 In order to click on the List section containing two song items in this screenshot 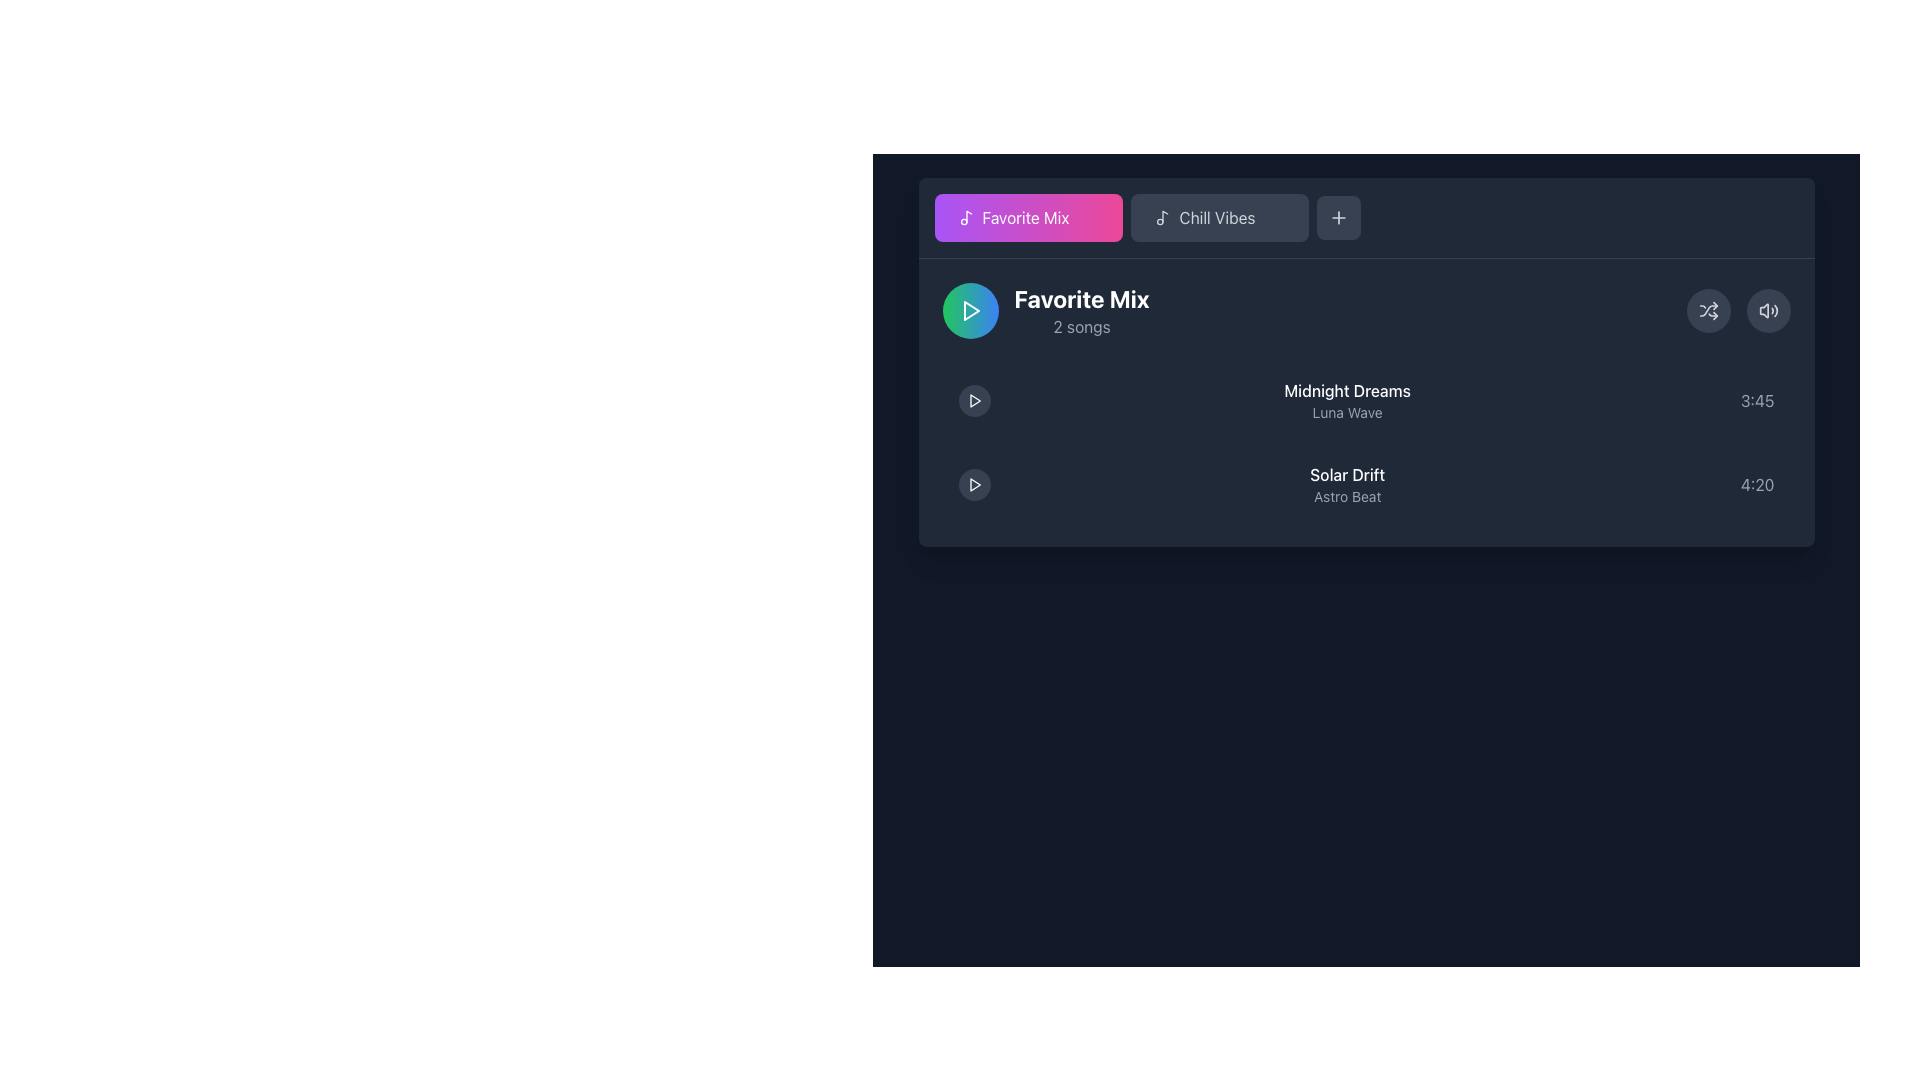, I will do `click(1365, 402)`.